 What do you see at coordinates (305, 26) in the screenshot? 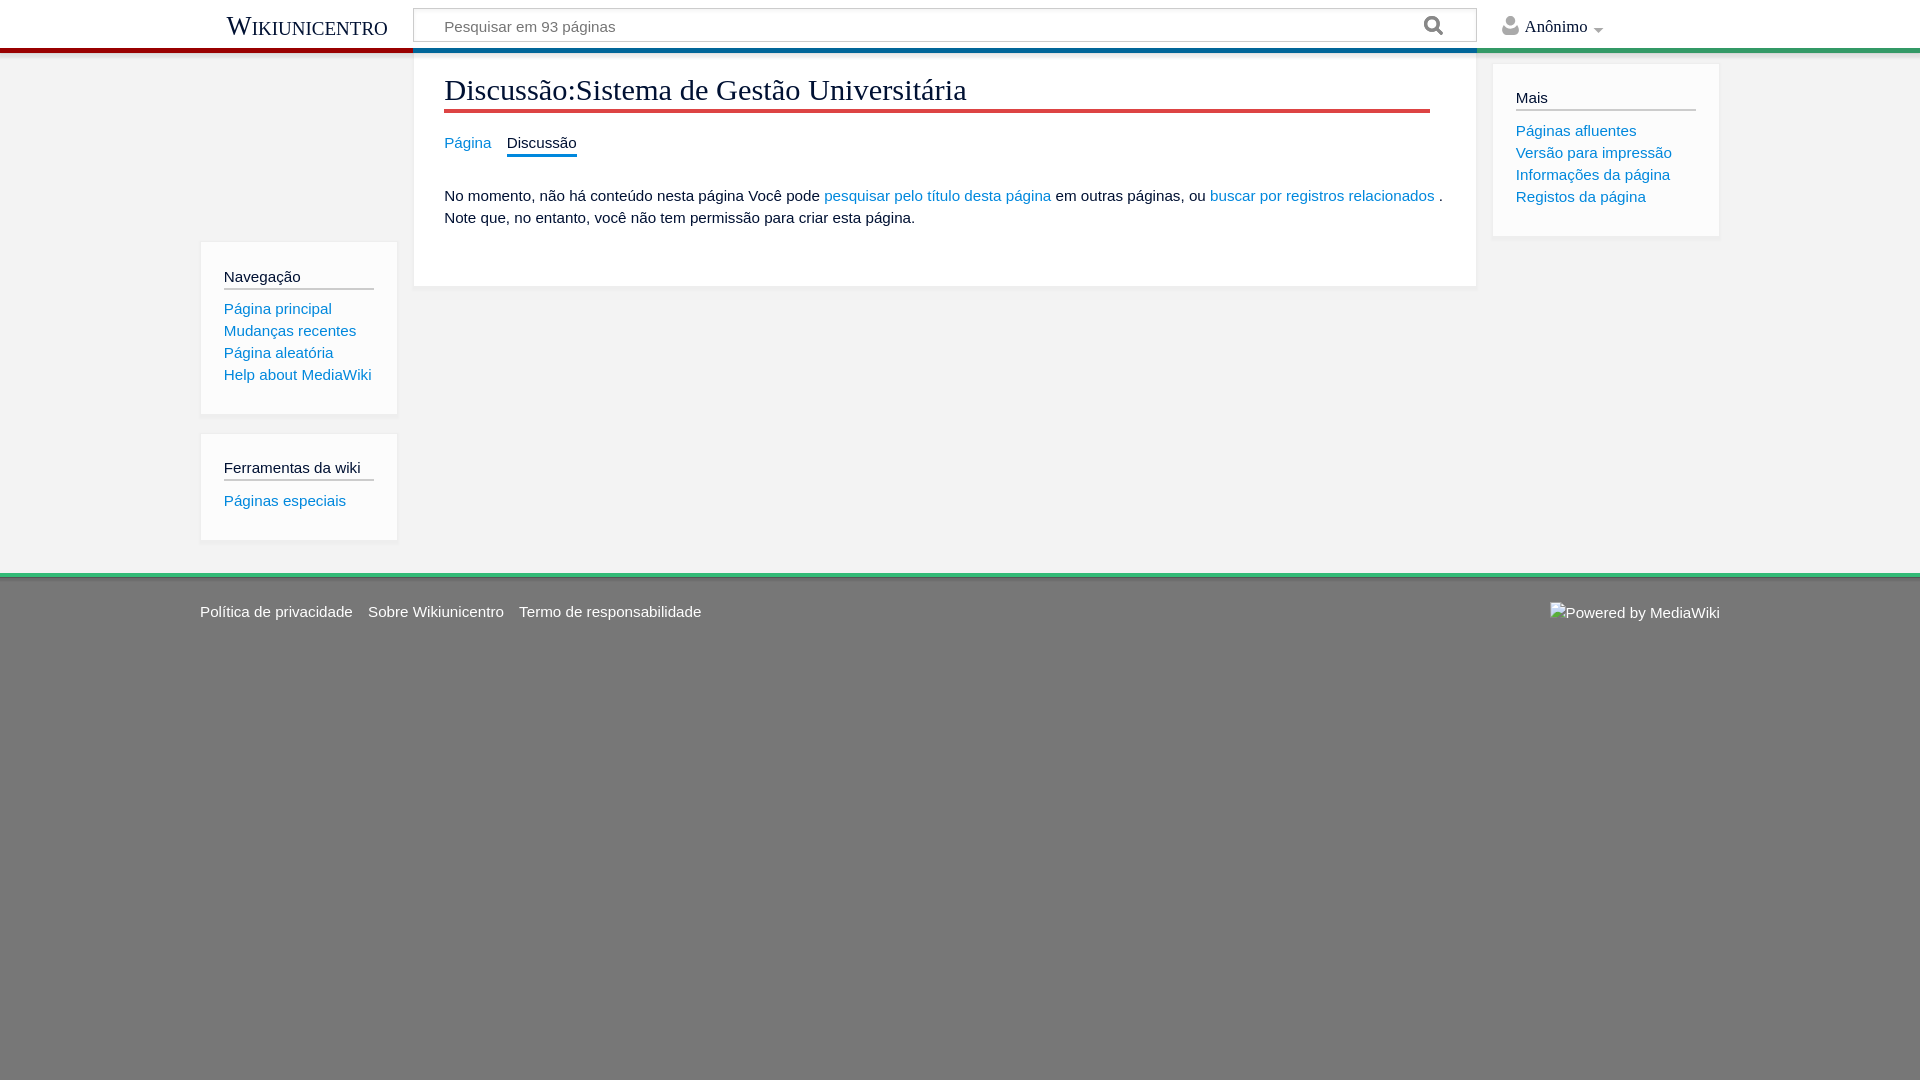
I see `'Wikiunicentro'` at bounding box center [305, 26].